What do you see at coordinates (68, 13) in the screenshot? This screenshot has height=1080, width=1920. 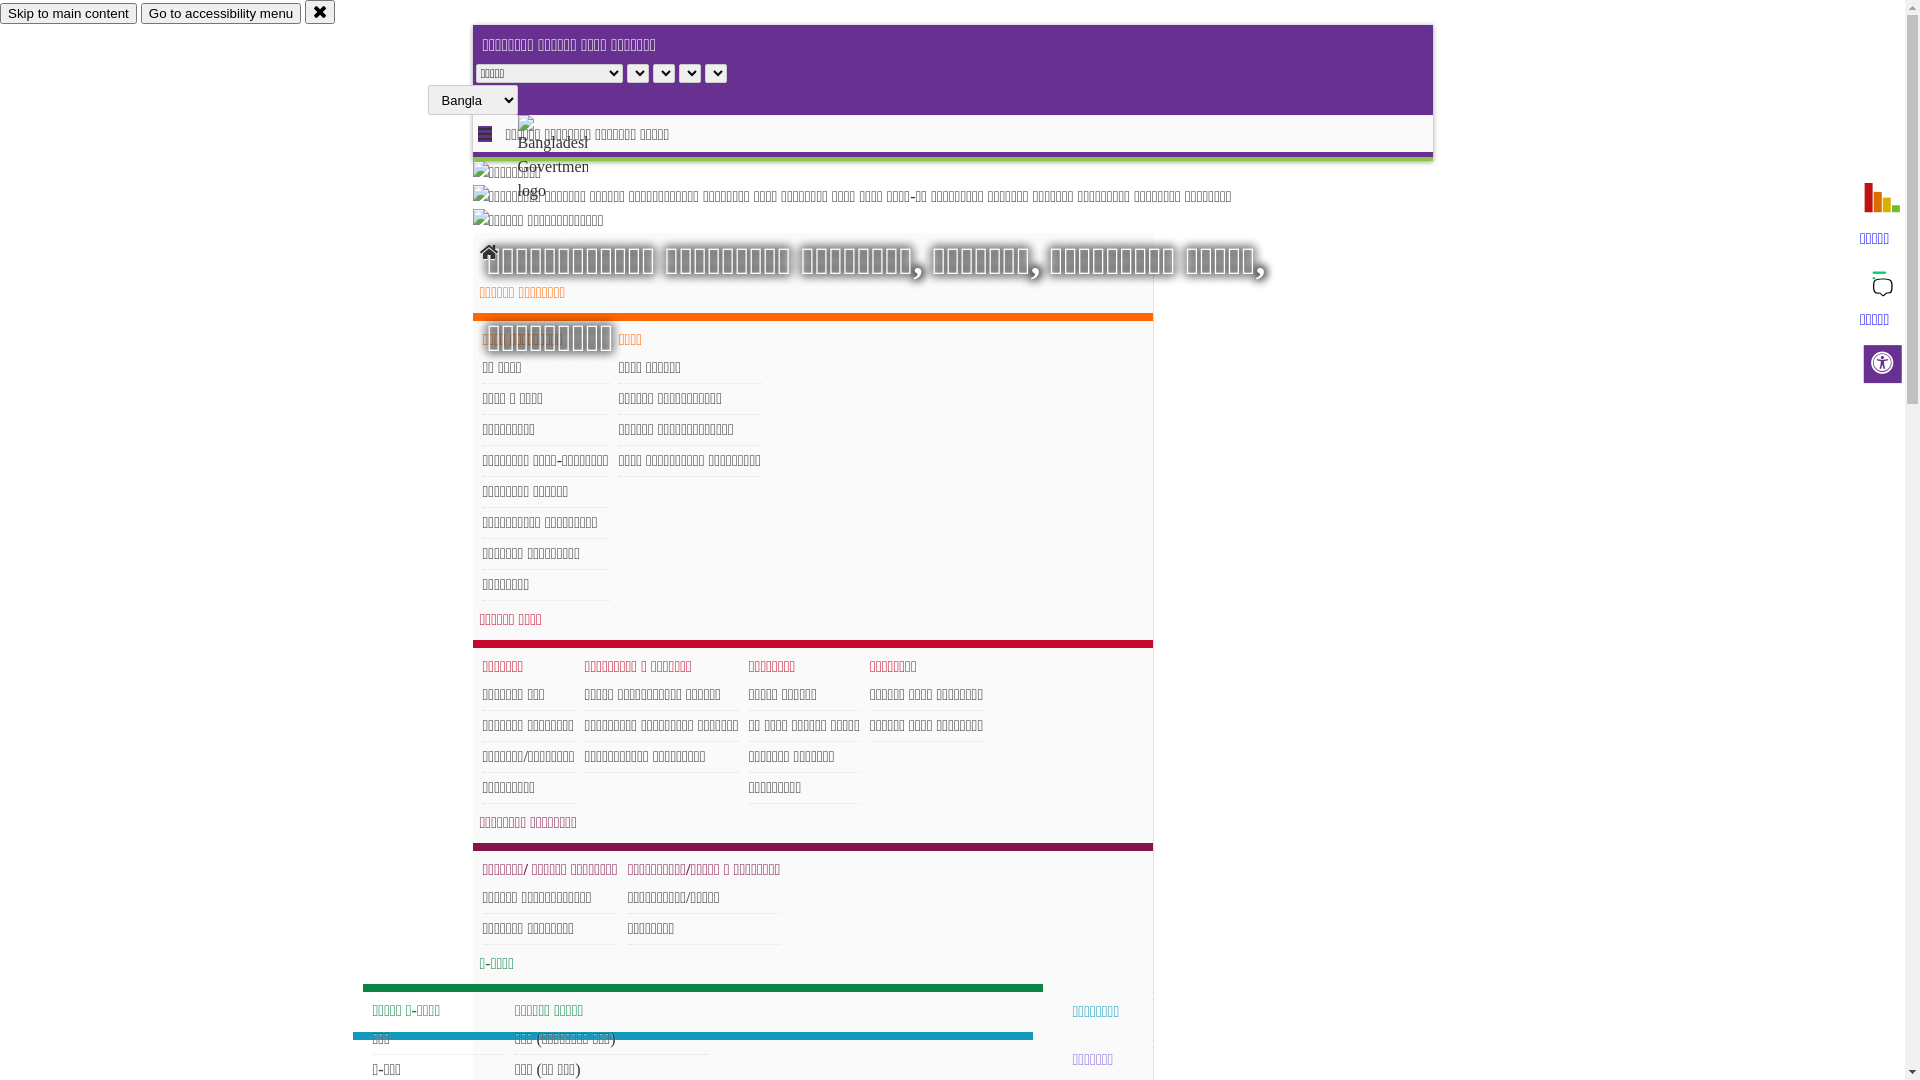 I see `'Skip to main content'` at bounding box center [68, 13].